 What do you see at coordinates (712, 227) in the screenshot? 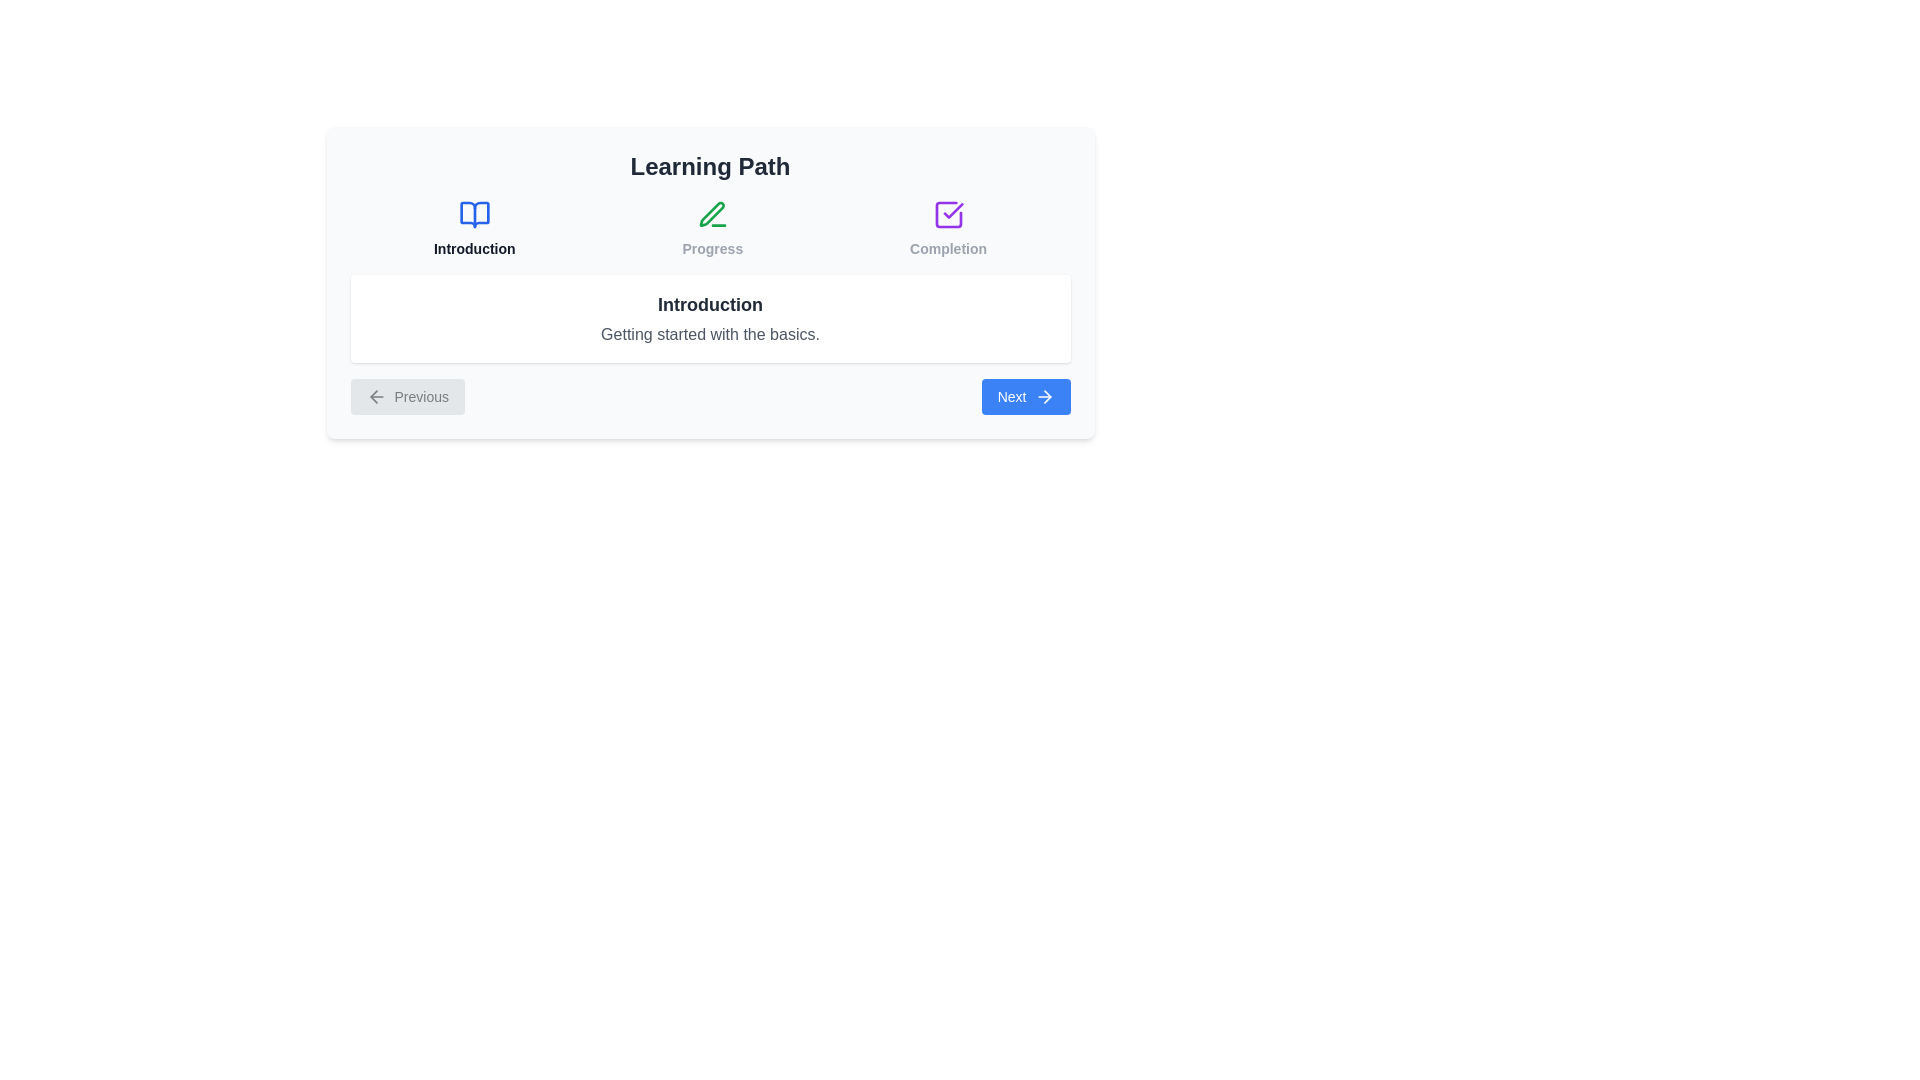
I see `the topic labeled Progress to inspect its icon and label` at bounding box center [712, 227].